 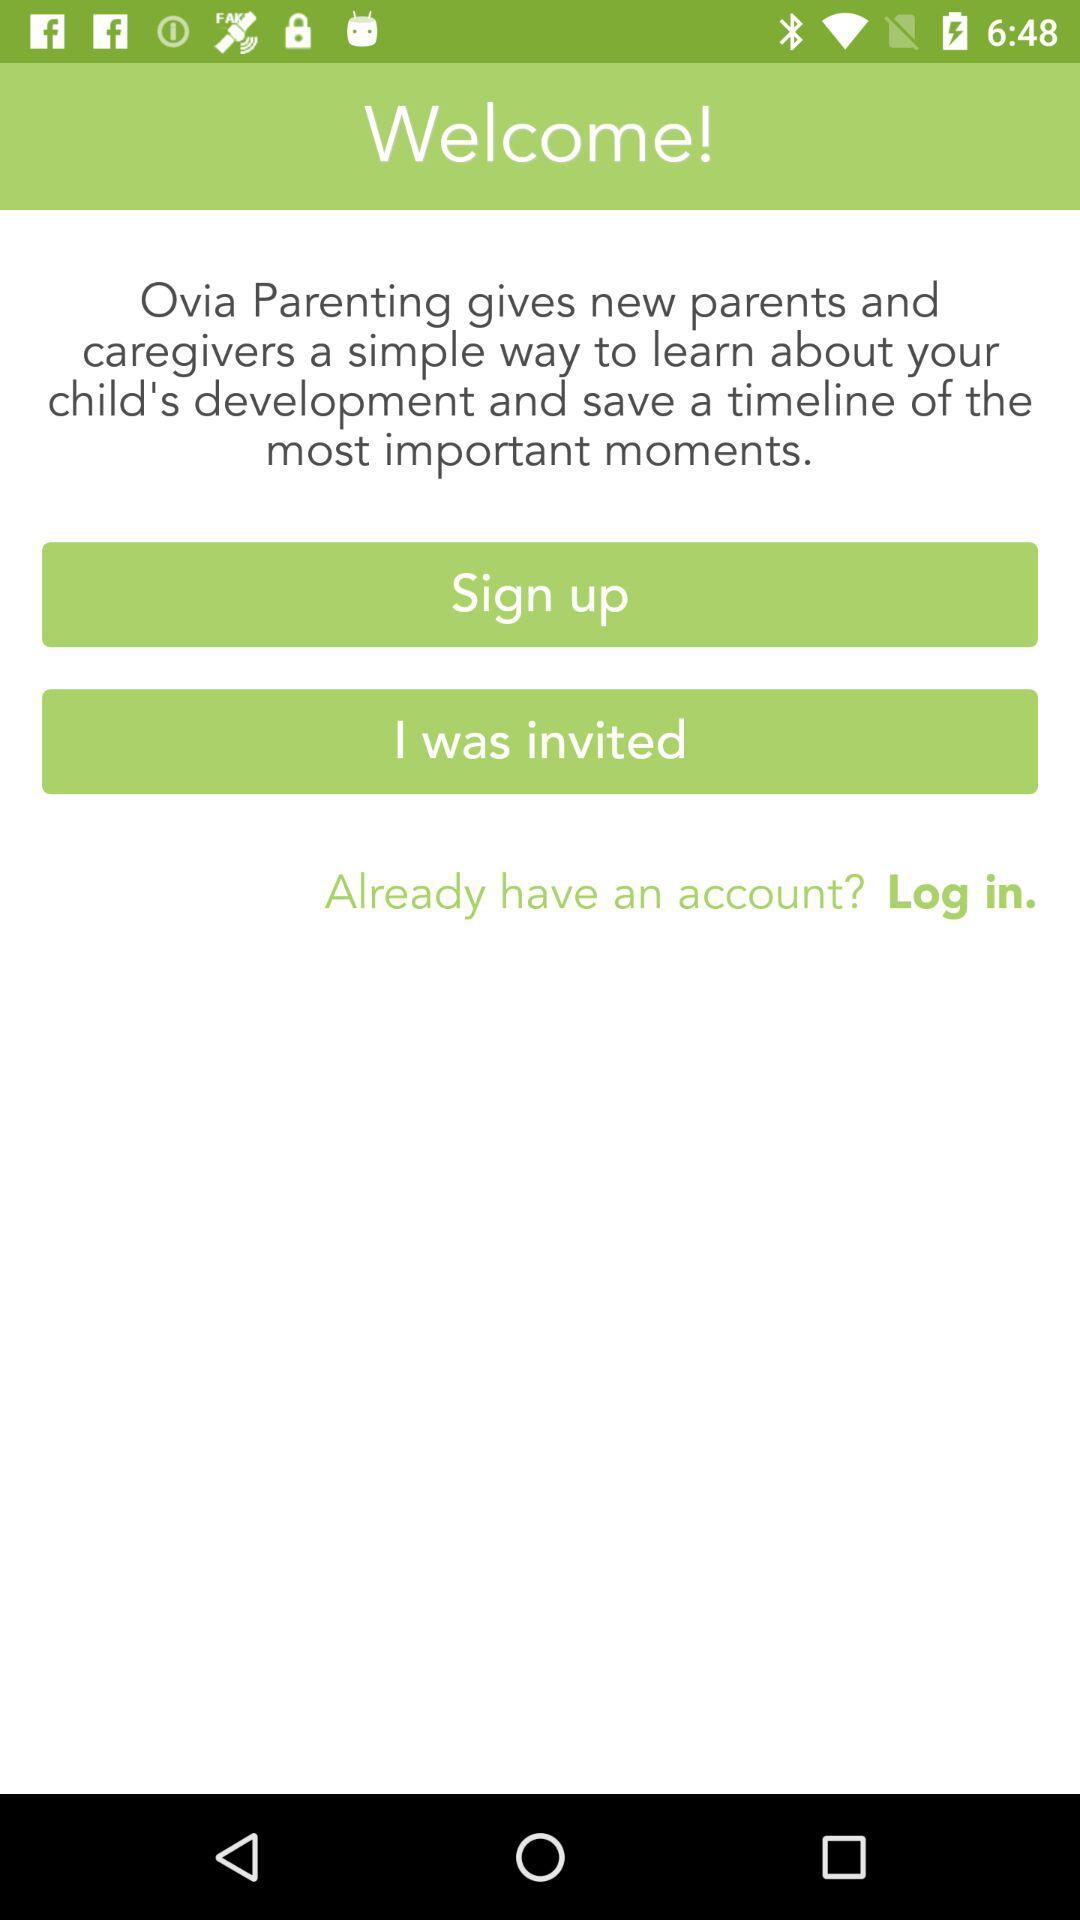 I want to click on the icon above the i was invited icon, so click(x=540, y=593).